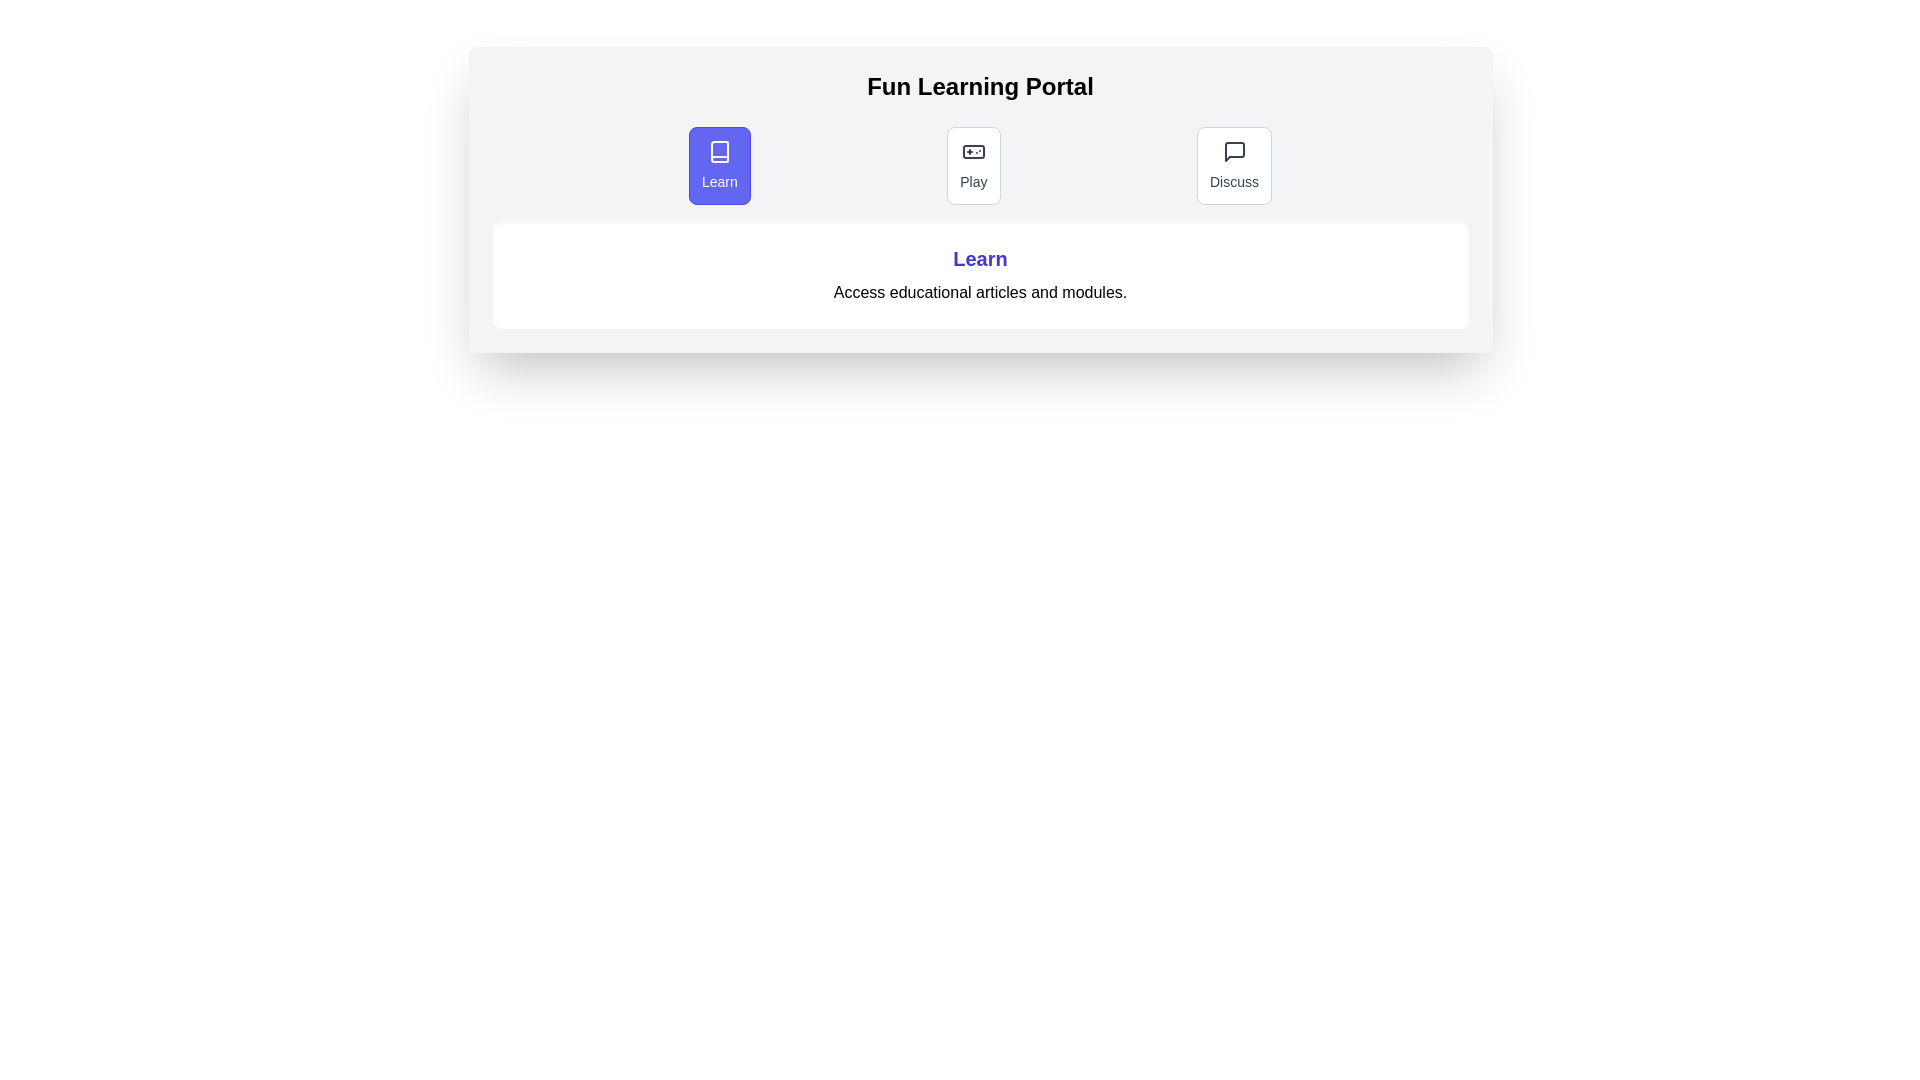 This screenshot has width=1920, height=1080. What do you see at coordinates (973, 164) in the screenshot?
I see `the Play tab` at bounding box center [973, 164].